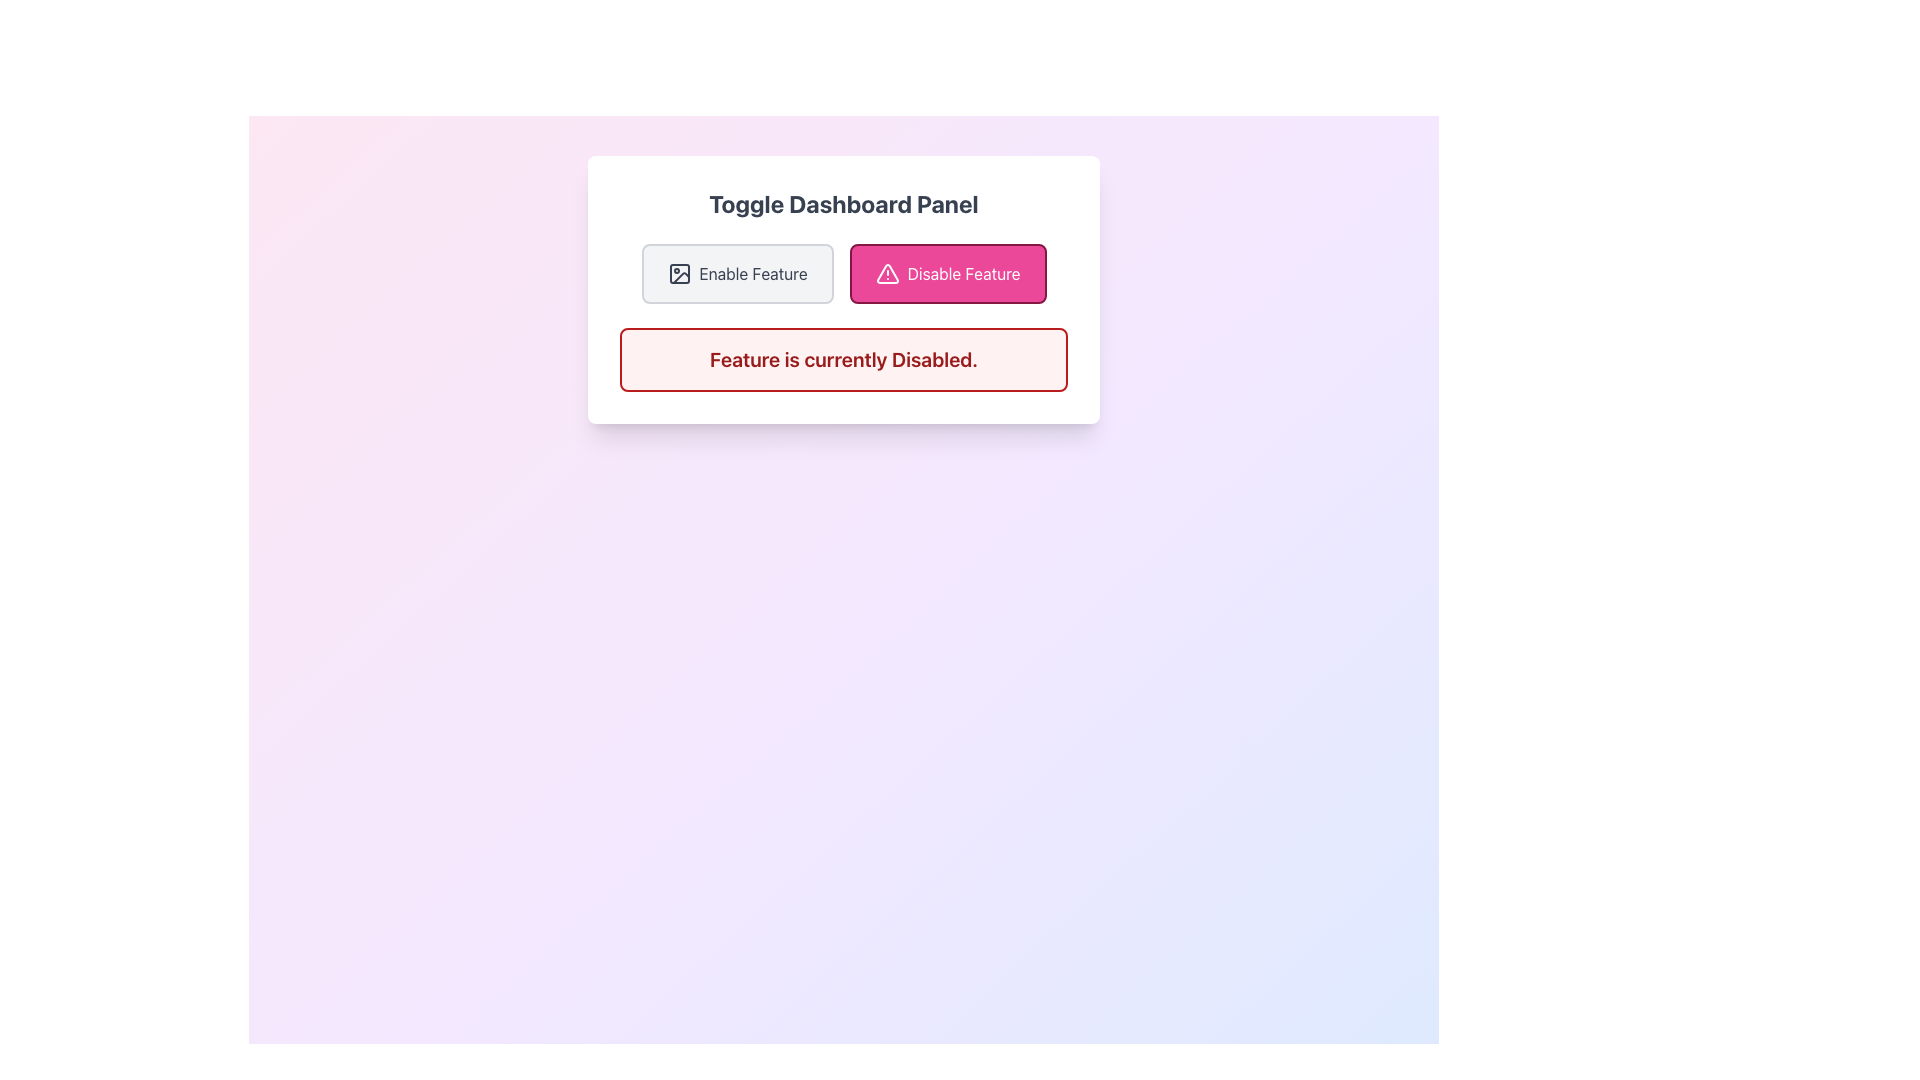 The image size is (1920, 1080). What do you see at coordinates (886, 273) in the screenshot?
I see `the alert icon located on the left side of the 'Disable Feature' button, which is part of the button group under the 'Toggle Dashboard Panel' header` at bounding box center [886, 273].